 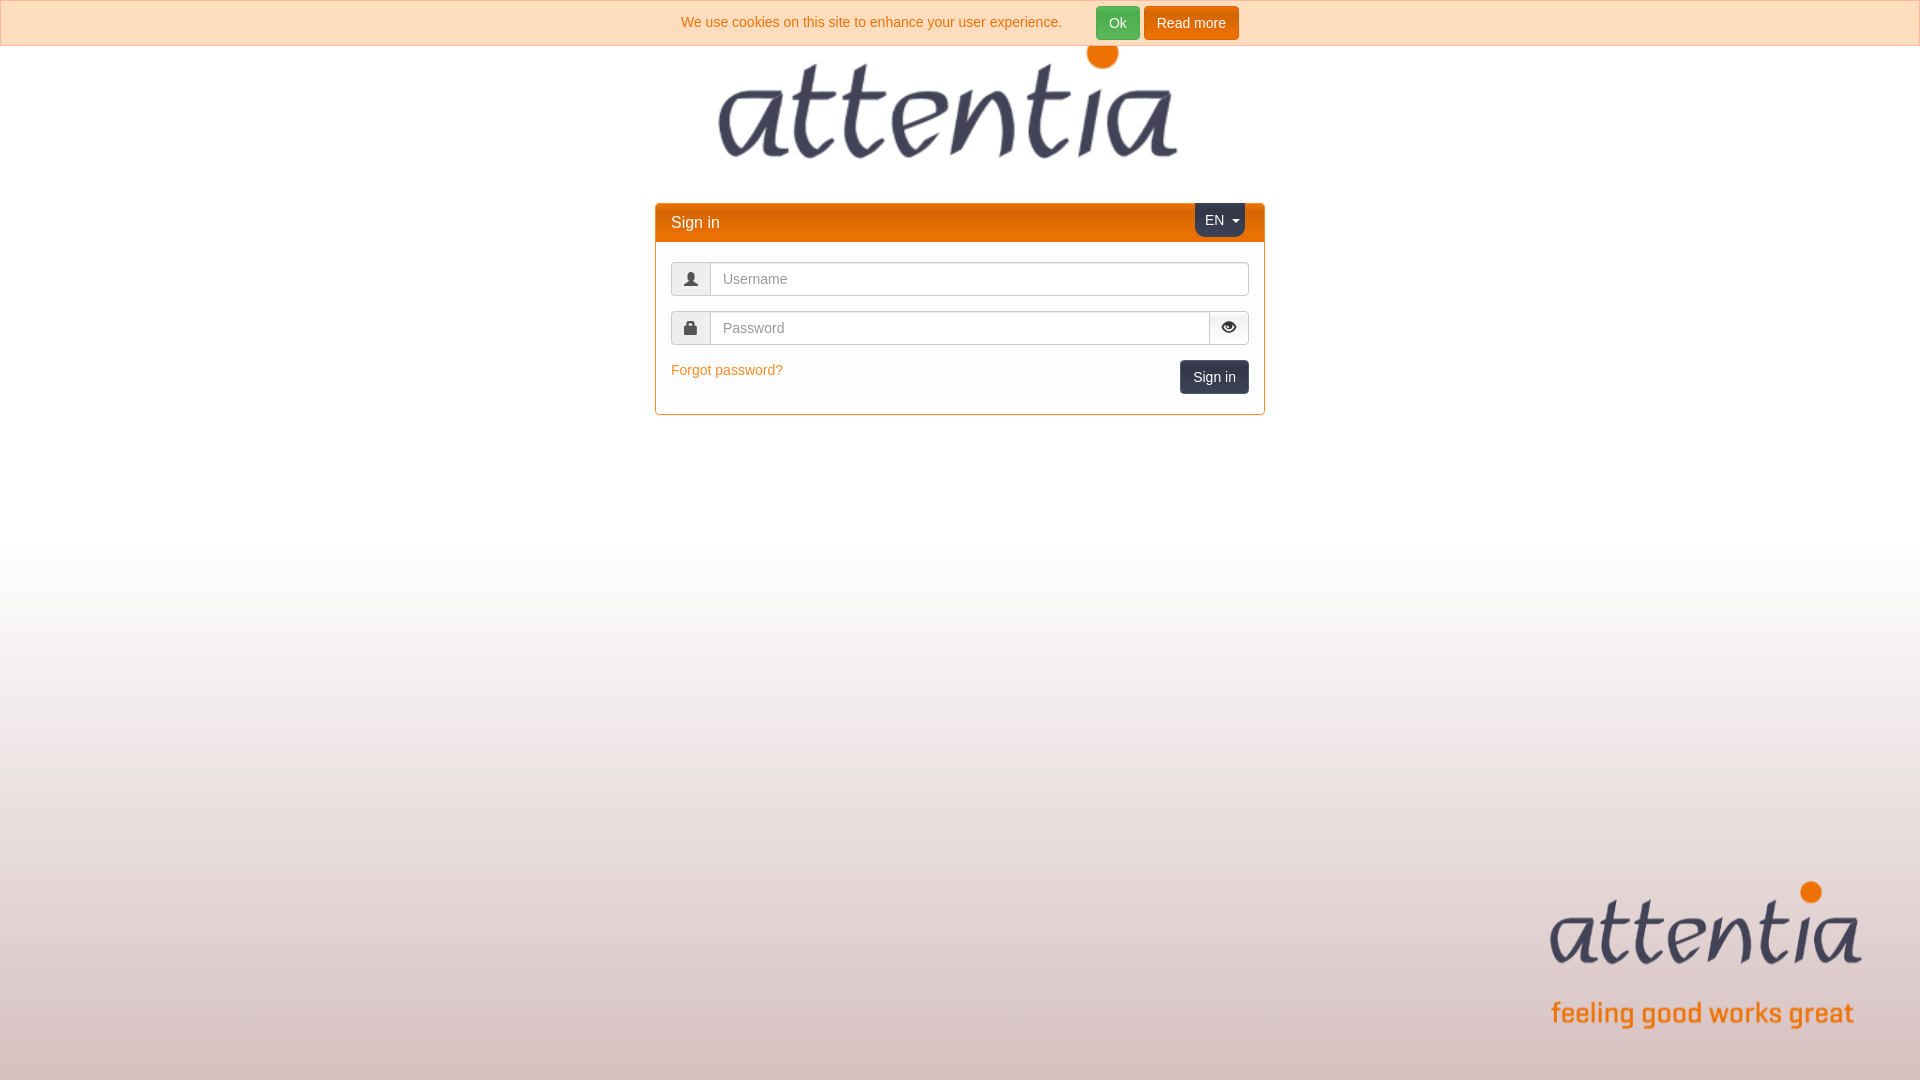 I want to click on 'Read more', so click(x=1191, y=23).